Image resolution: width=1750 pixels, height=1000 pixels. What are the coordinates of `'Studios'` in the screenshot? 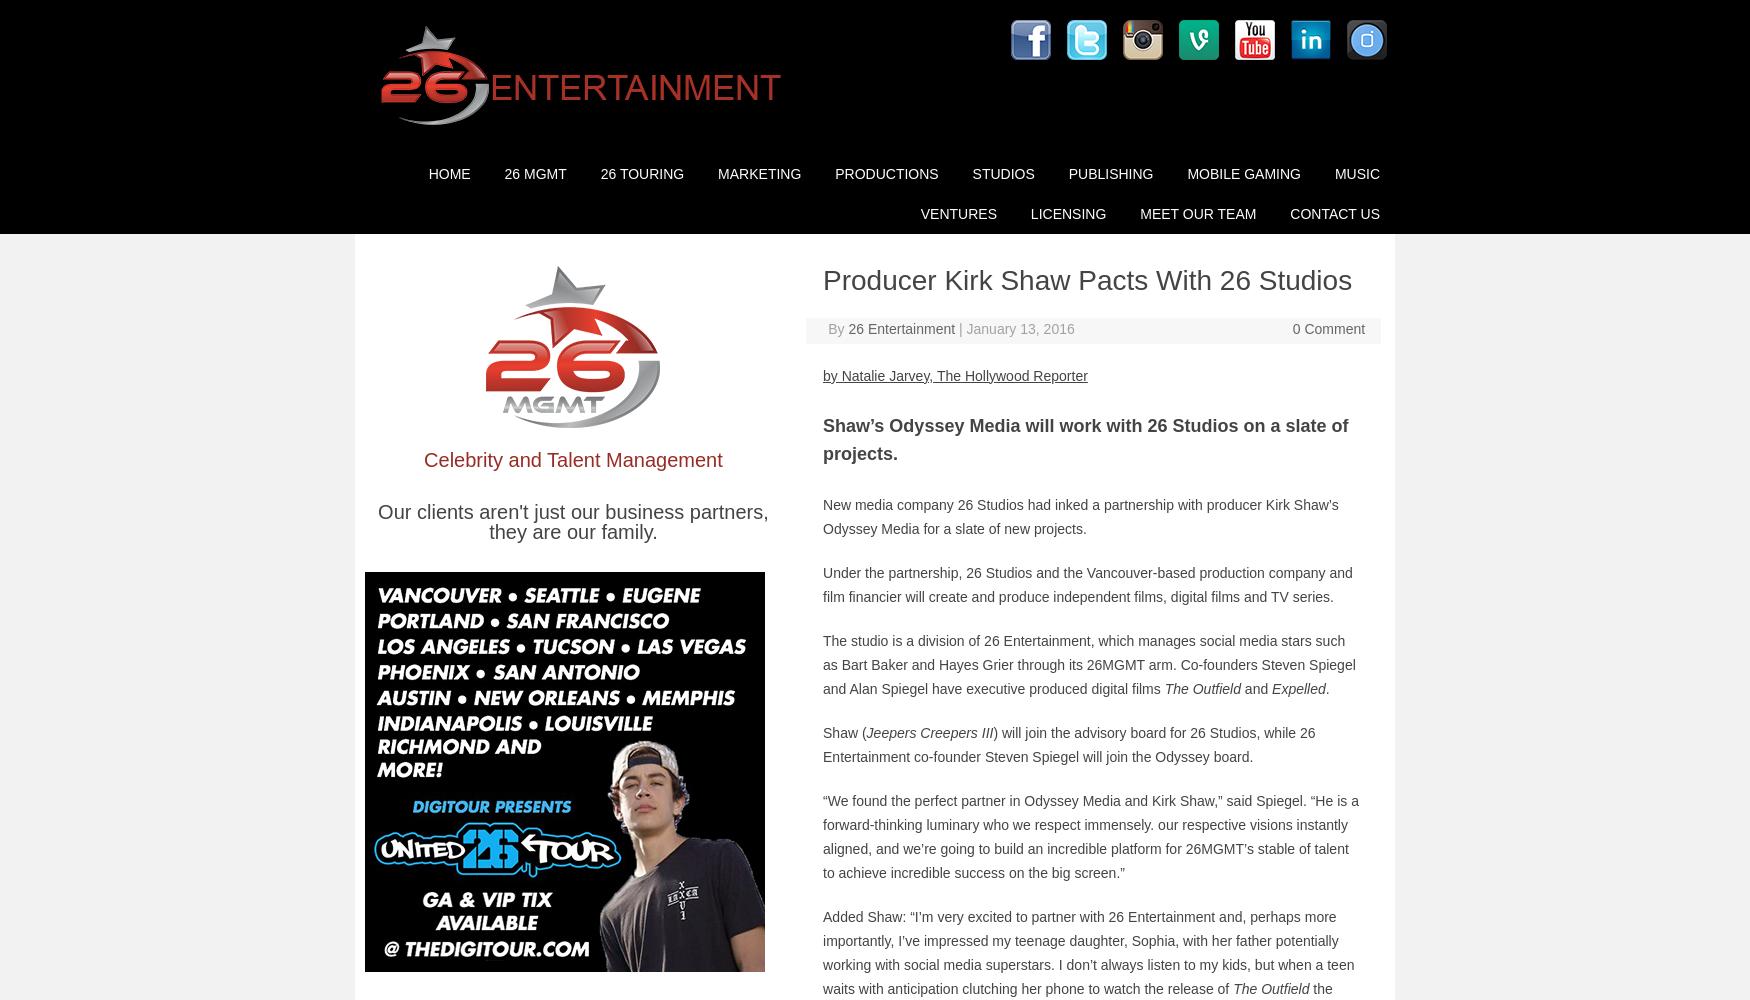 It's located at (1001, 174).